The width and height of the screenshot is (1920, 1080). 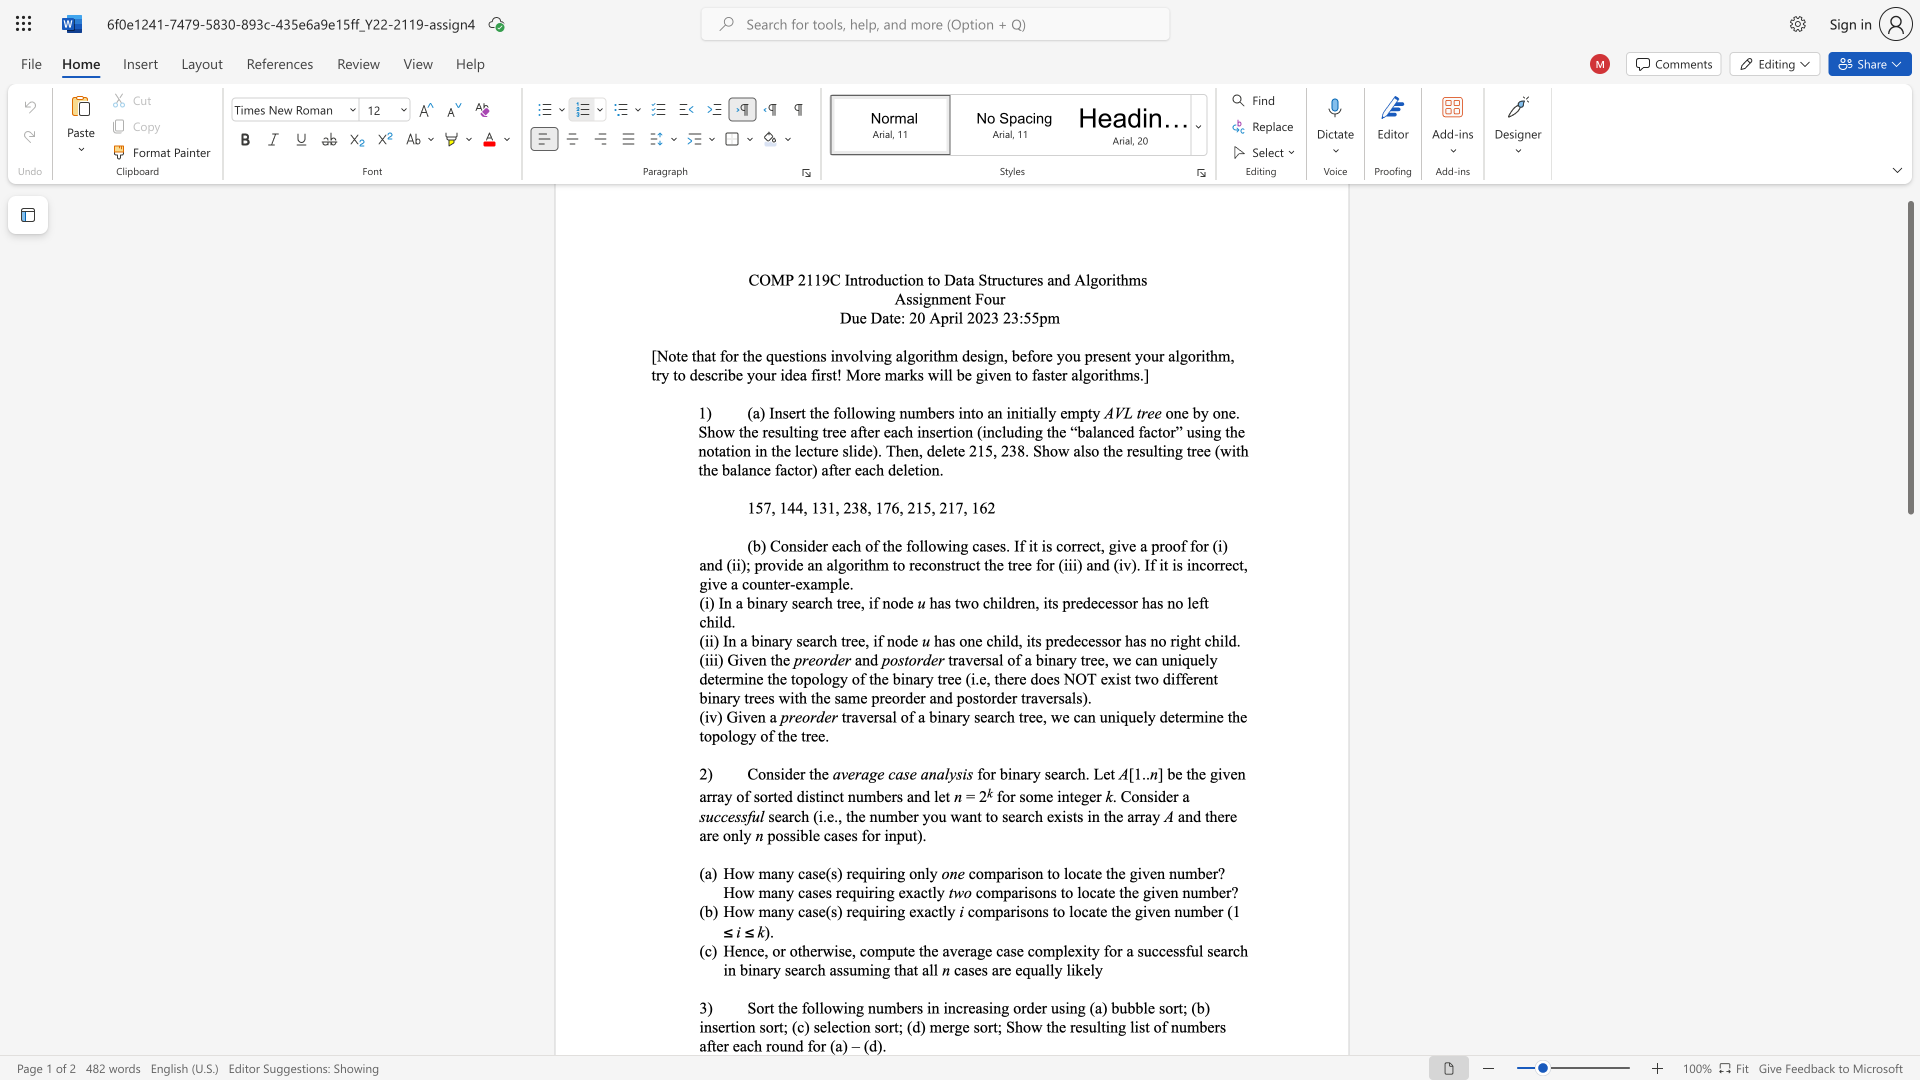 What do you see at coordinates (934, 1008) in the screenshot?
I see `the 3th character "n" in the text` at bounding box center [934, 1008].